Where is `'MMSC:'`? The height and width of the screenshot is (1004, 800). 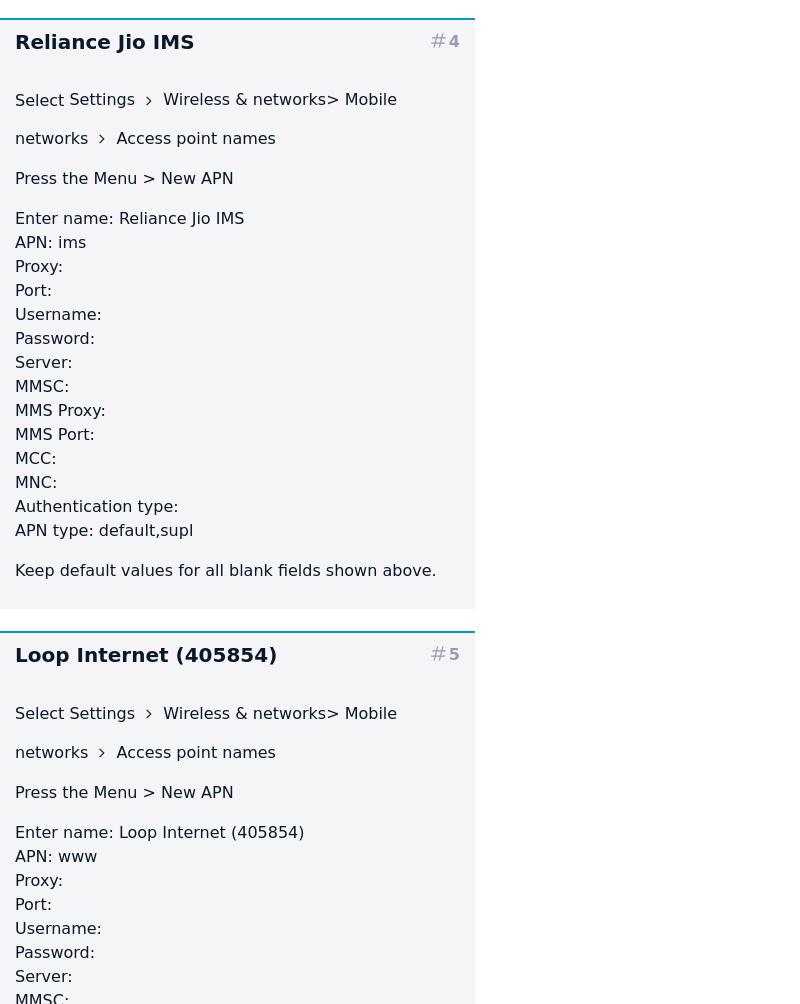
'MMSC:' is located at coordinates (41, 385).